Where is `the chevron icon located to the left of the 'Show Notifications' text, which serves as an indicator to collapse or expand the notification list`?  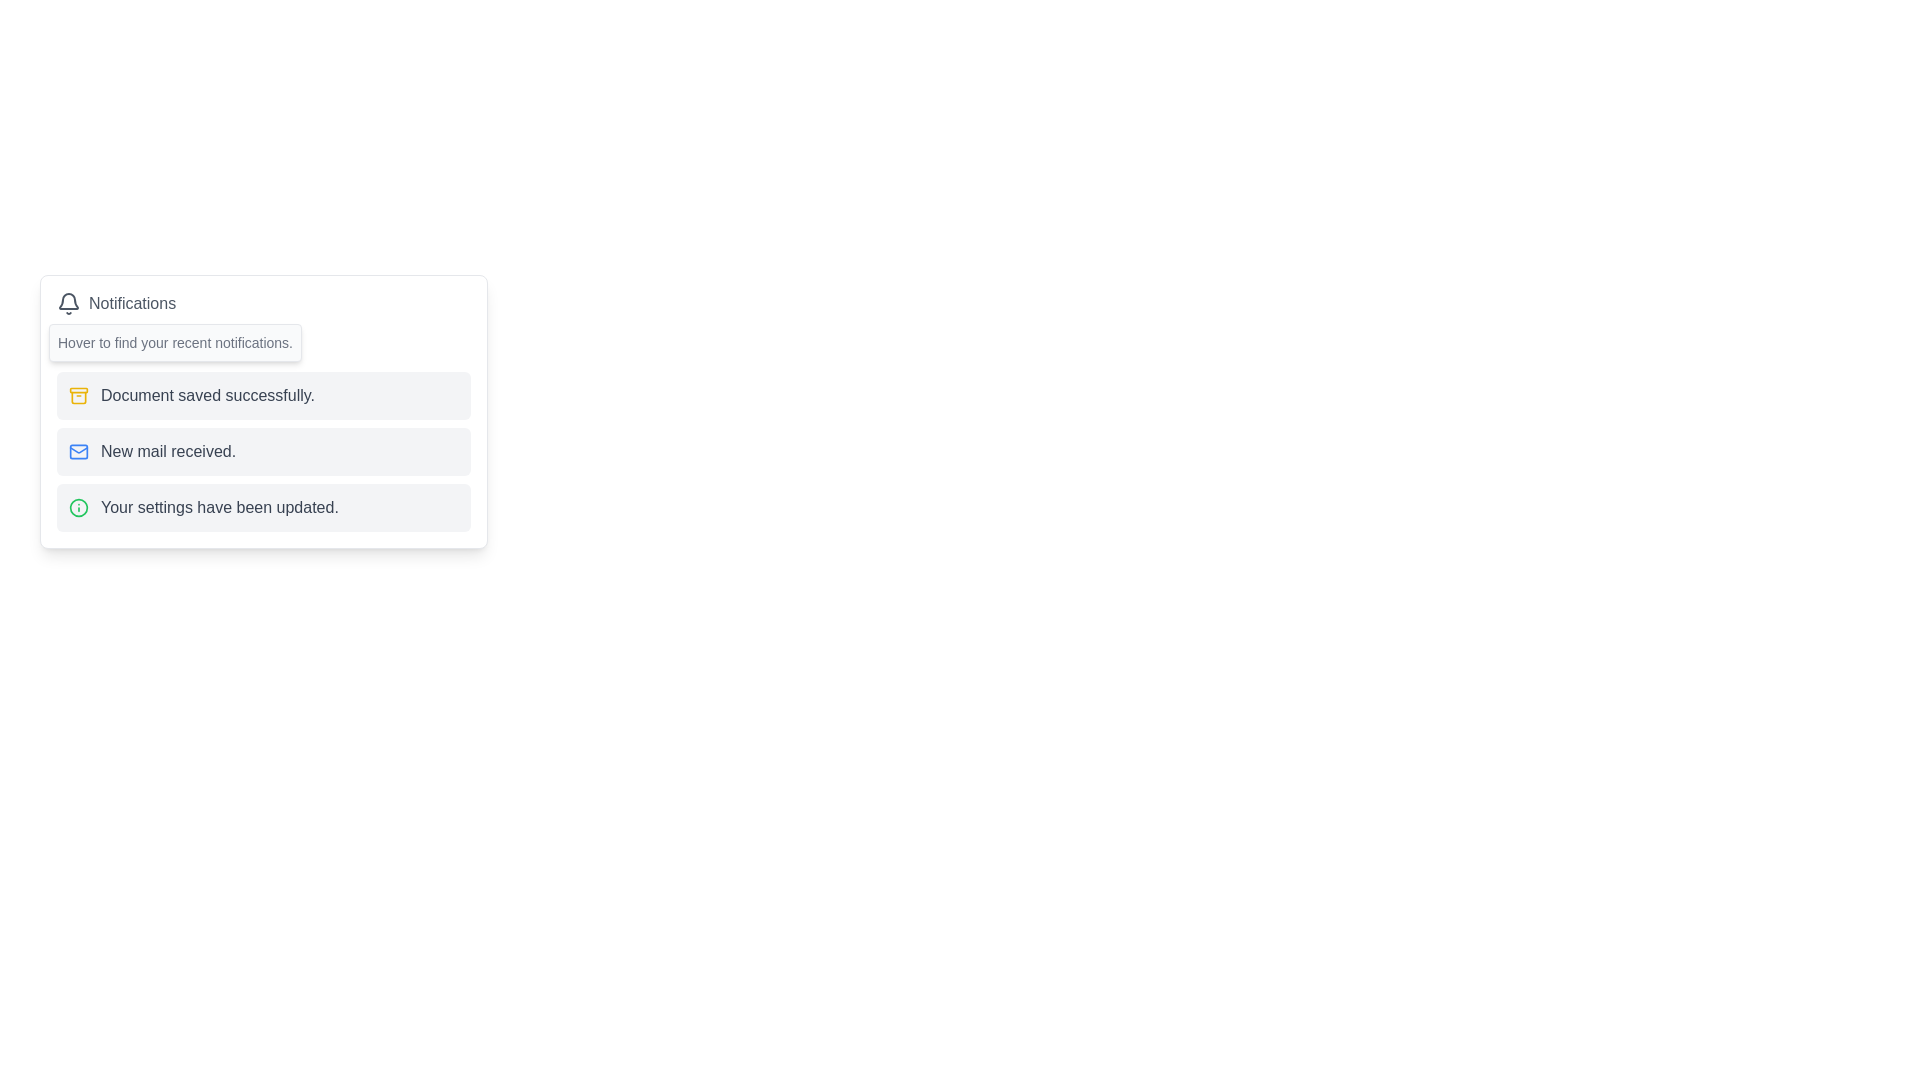 the chevron icon located to the left of the 'Show Notifications' text, which serves as an indicator to collapse or expand the notification list is located at coordinates (68, 342).